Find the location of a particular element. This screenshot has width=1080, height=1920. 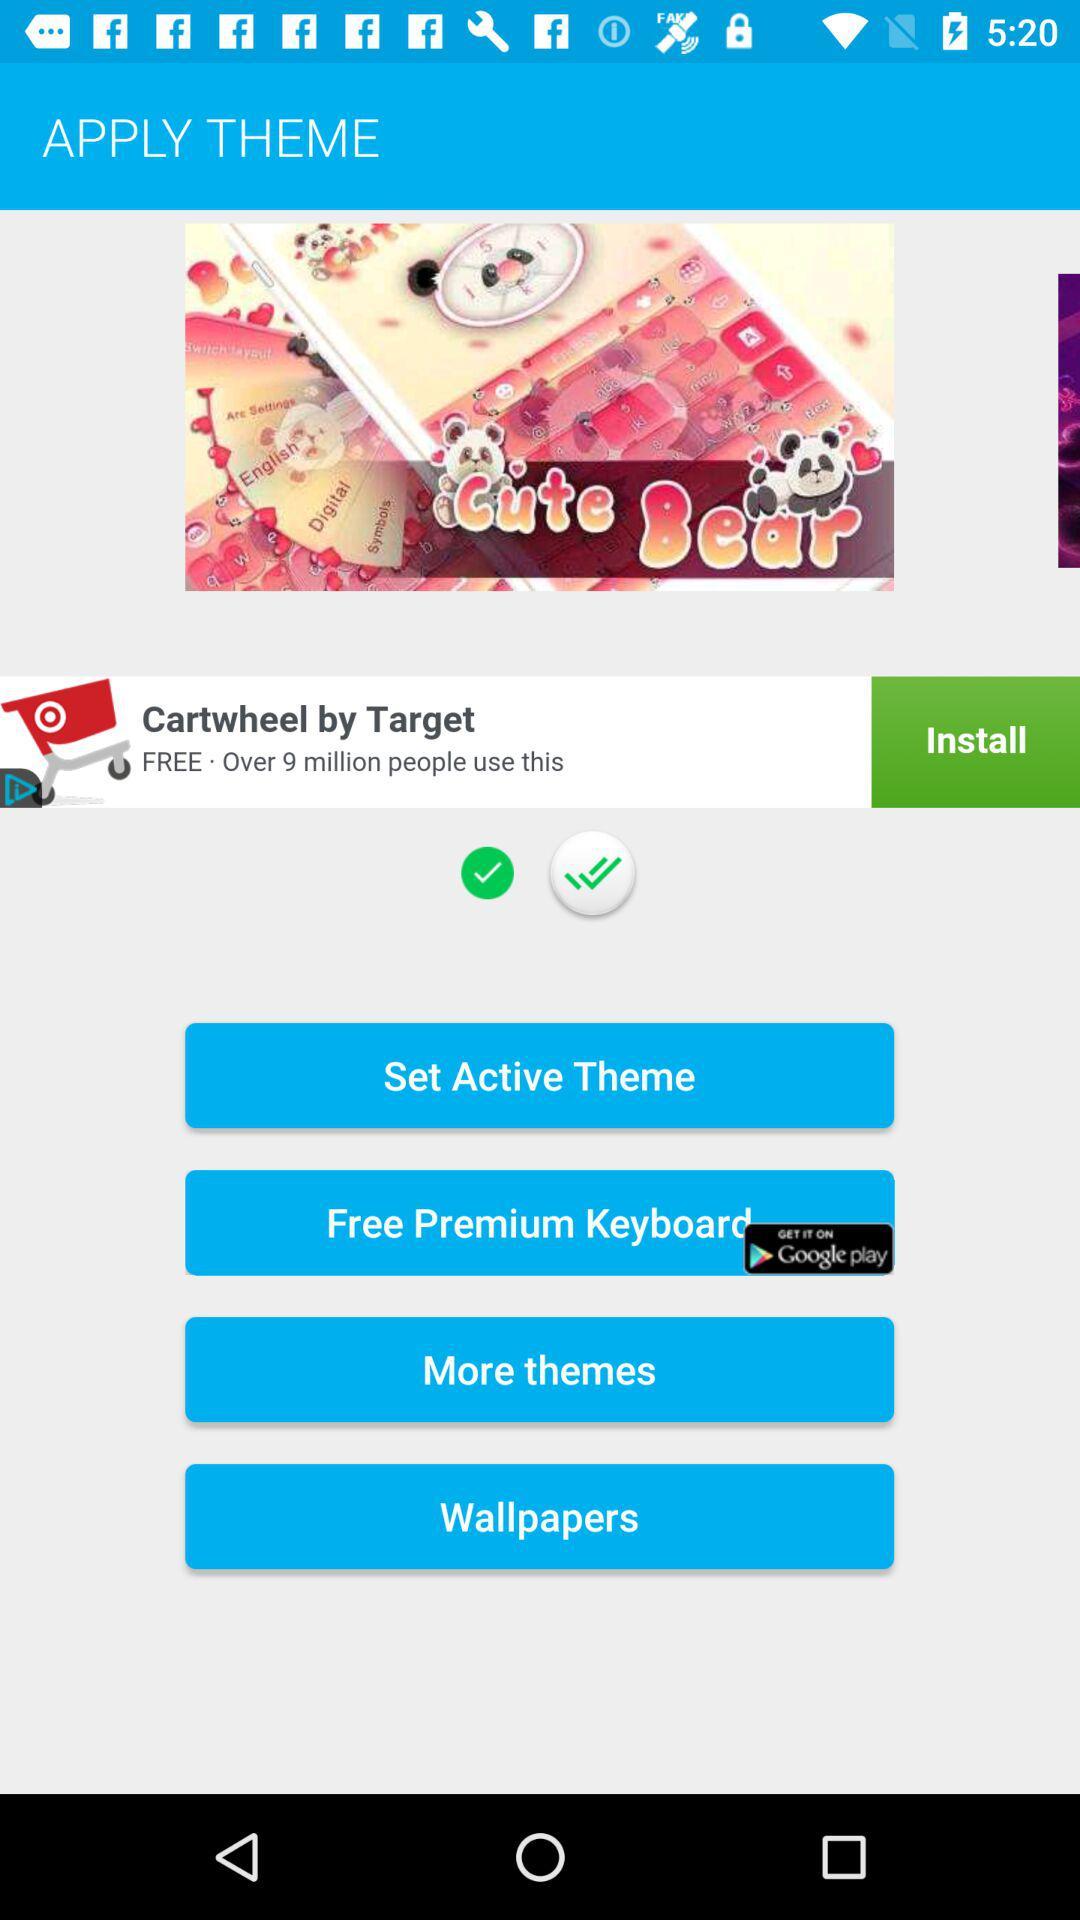

the item above the set active theme item is located at coordinates (591, 873).